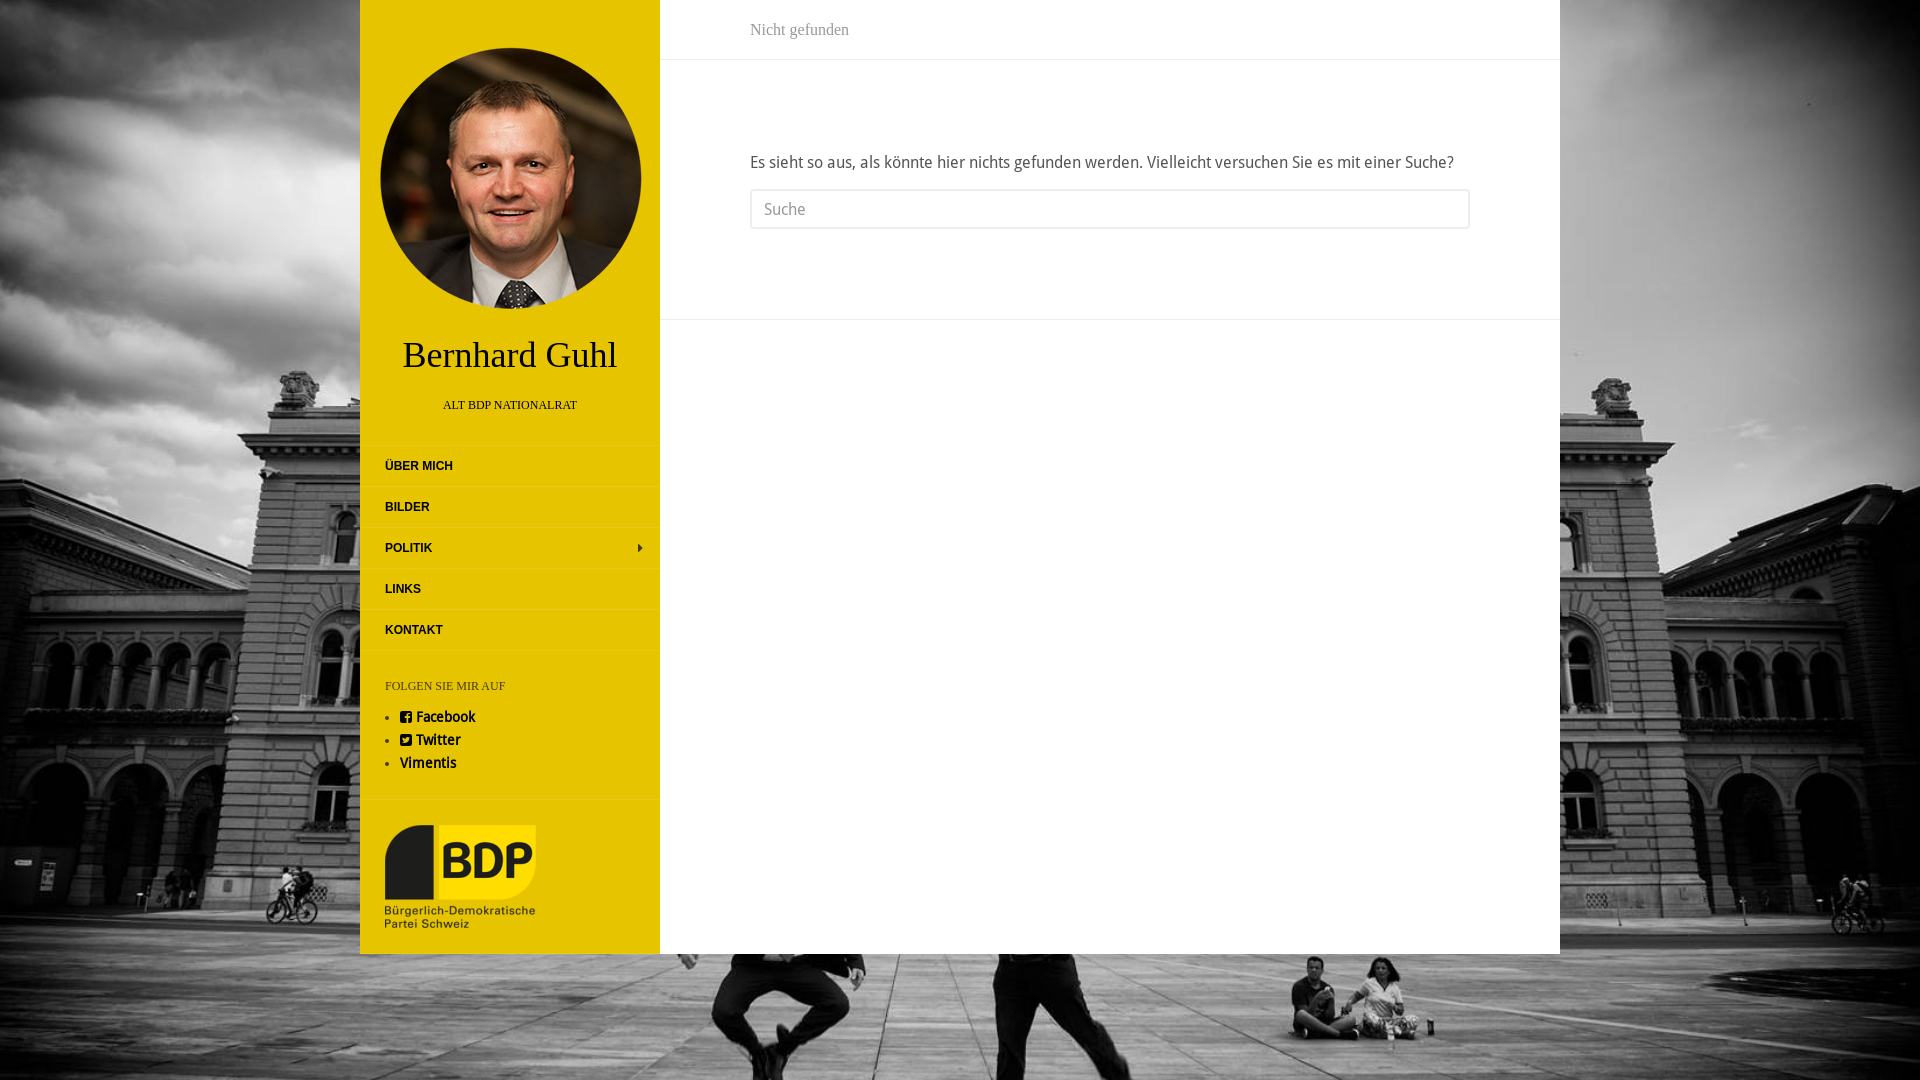  I want to click on 'LINKS', so click(402, 588).